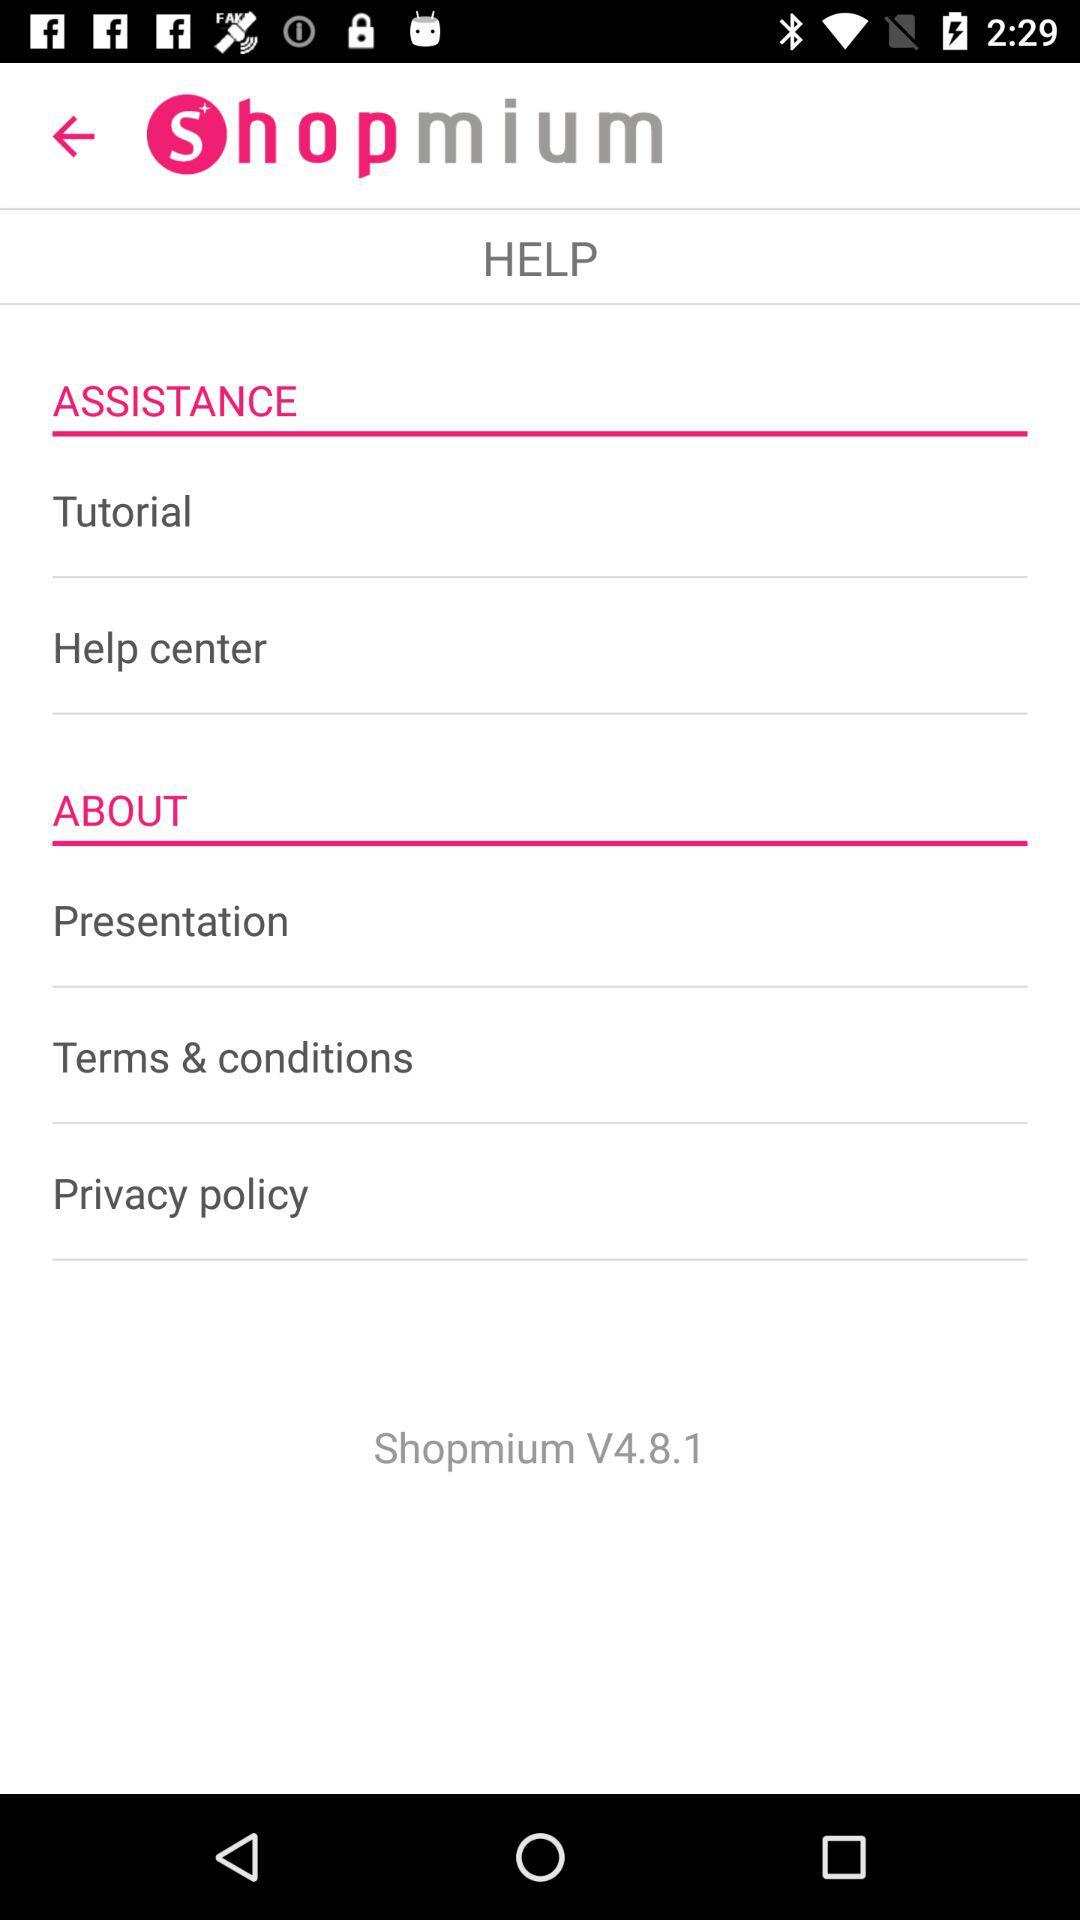 The width and height of the screenshot is (1080, 1920). I want to click on the privacy policy icon, so click(540, 1192).